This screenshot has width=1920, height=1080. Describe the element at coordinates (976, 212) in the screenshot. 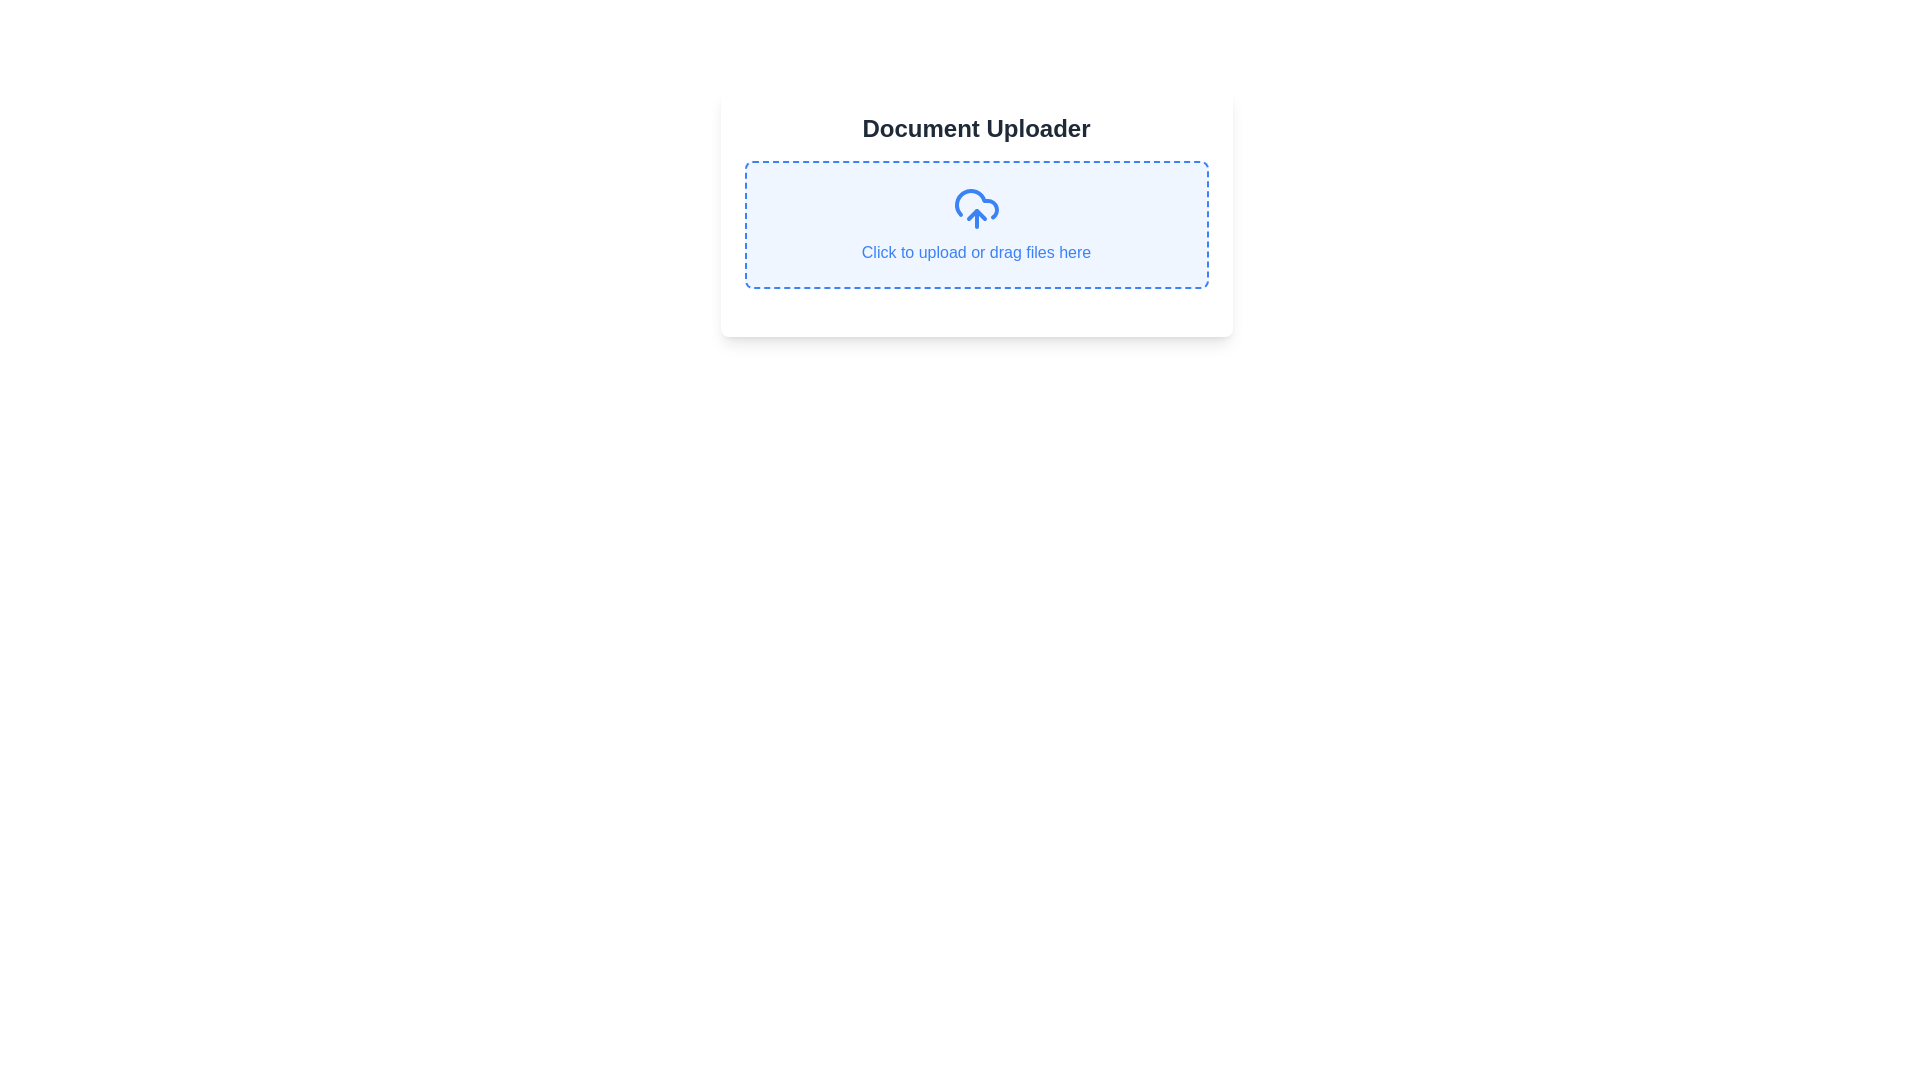

I see `the 'Document Uploader' component` at that location.